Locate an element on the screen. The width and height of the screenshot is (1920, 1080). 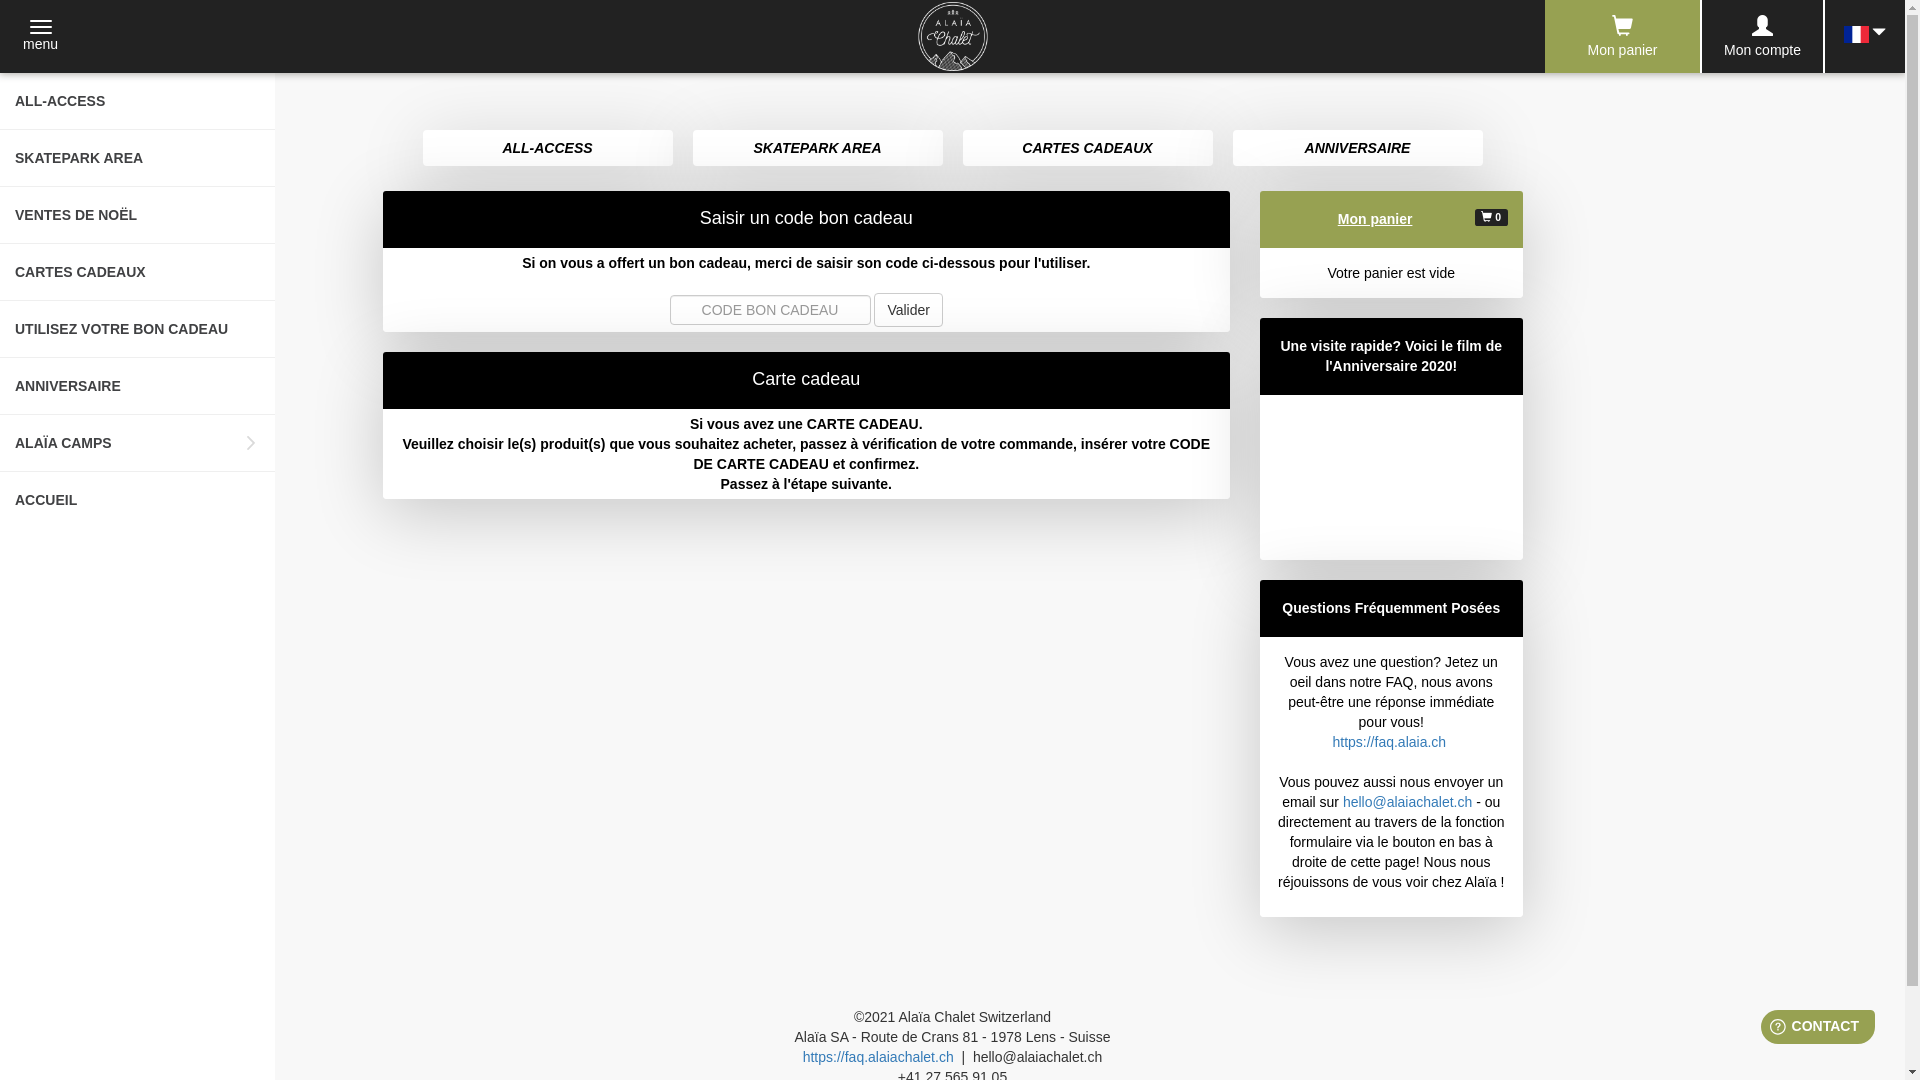
'ACCUEIL' is located at coordinates (136, 499).